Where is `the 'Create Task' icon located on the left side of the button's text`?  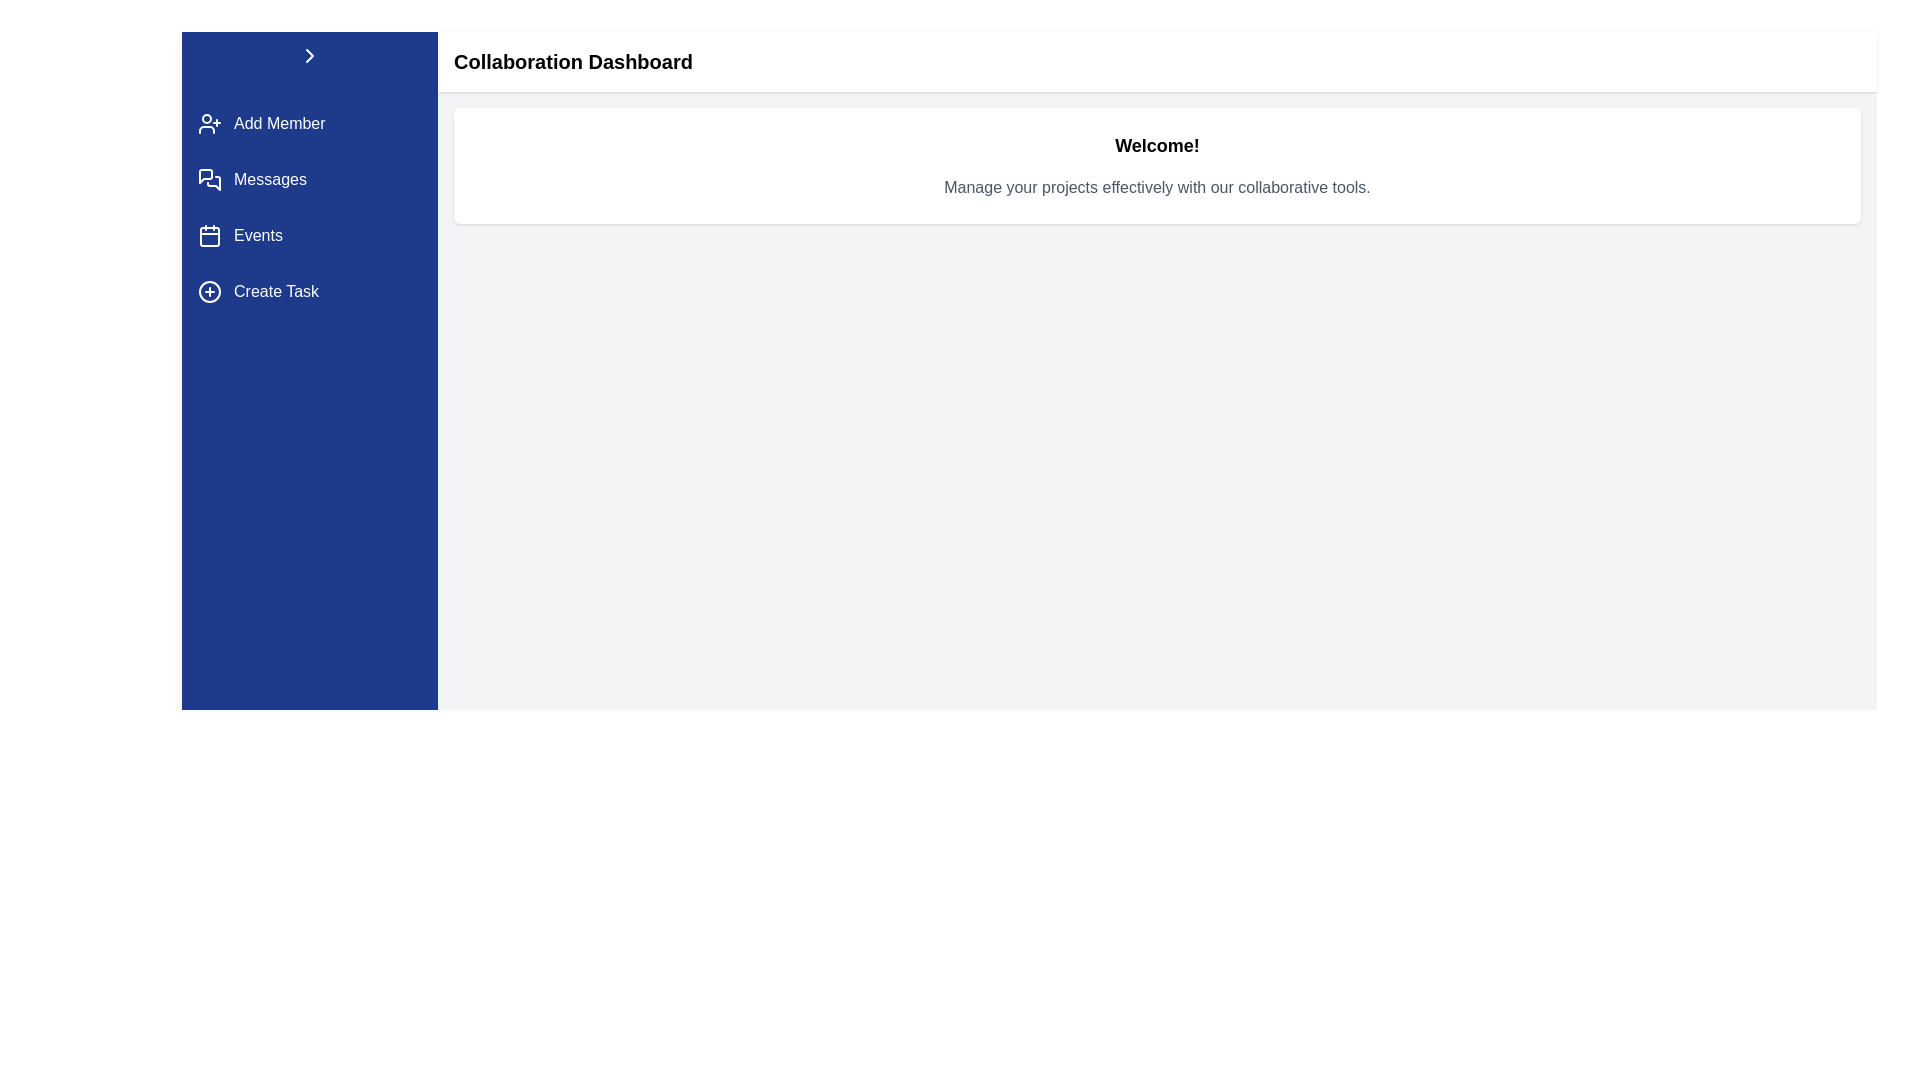 the 'Create Task' icon located on the left side of the button's text is located at coordinates (210, 292).